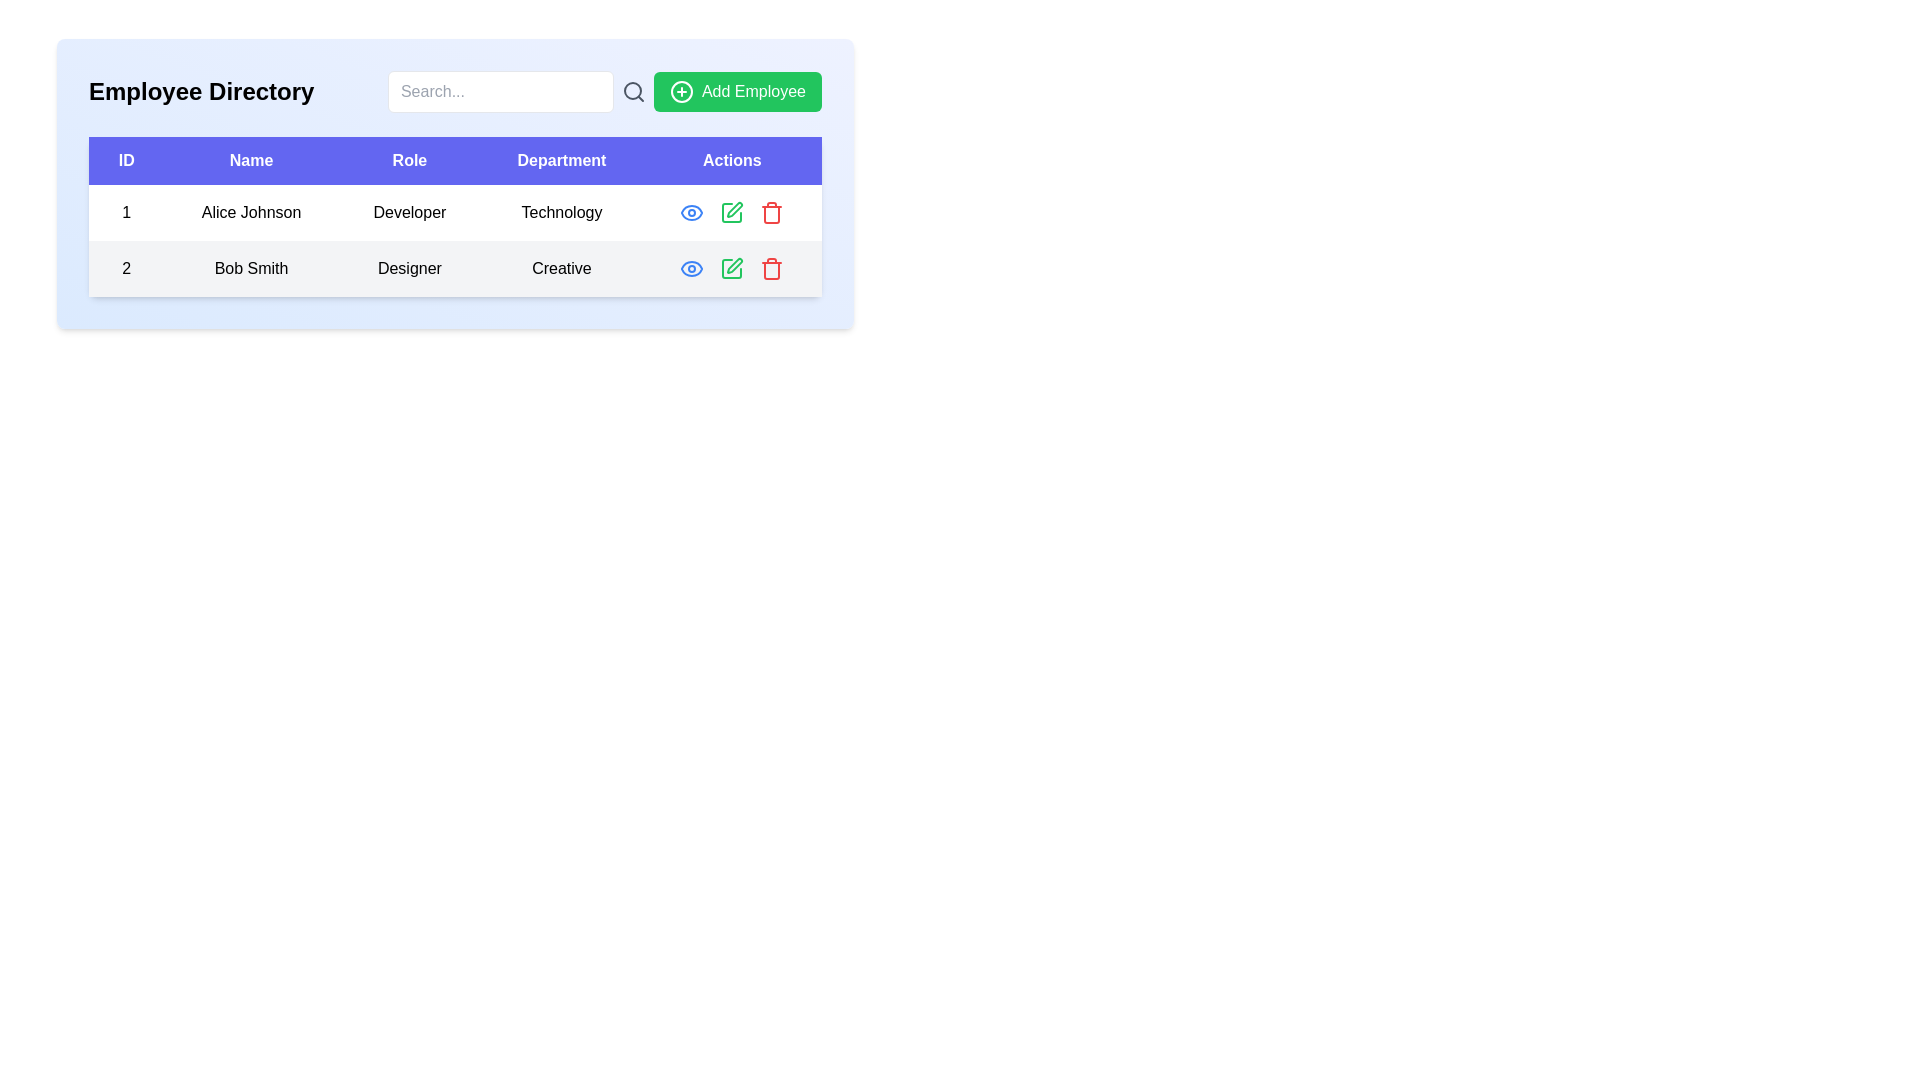 This screenshot has height=1080, width=1920. What do you see at coordinates (454, 268) in the screenshot?
I see `the second row in the organizational directory table, which contains employee details including ID, Name, Role, Department, and Actions` at bounding box center [454, 268].